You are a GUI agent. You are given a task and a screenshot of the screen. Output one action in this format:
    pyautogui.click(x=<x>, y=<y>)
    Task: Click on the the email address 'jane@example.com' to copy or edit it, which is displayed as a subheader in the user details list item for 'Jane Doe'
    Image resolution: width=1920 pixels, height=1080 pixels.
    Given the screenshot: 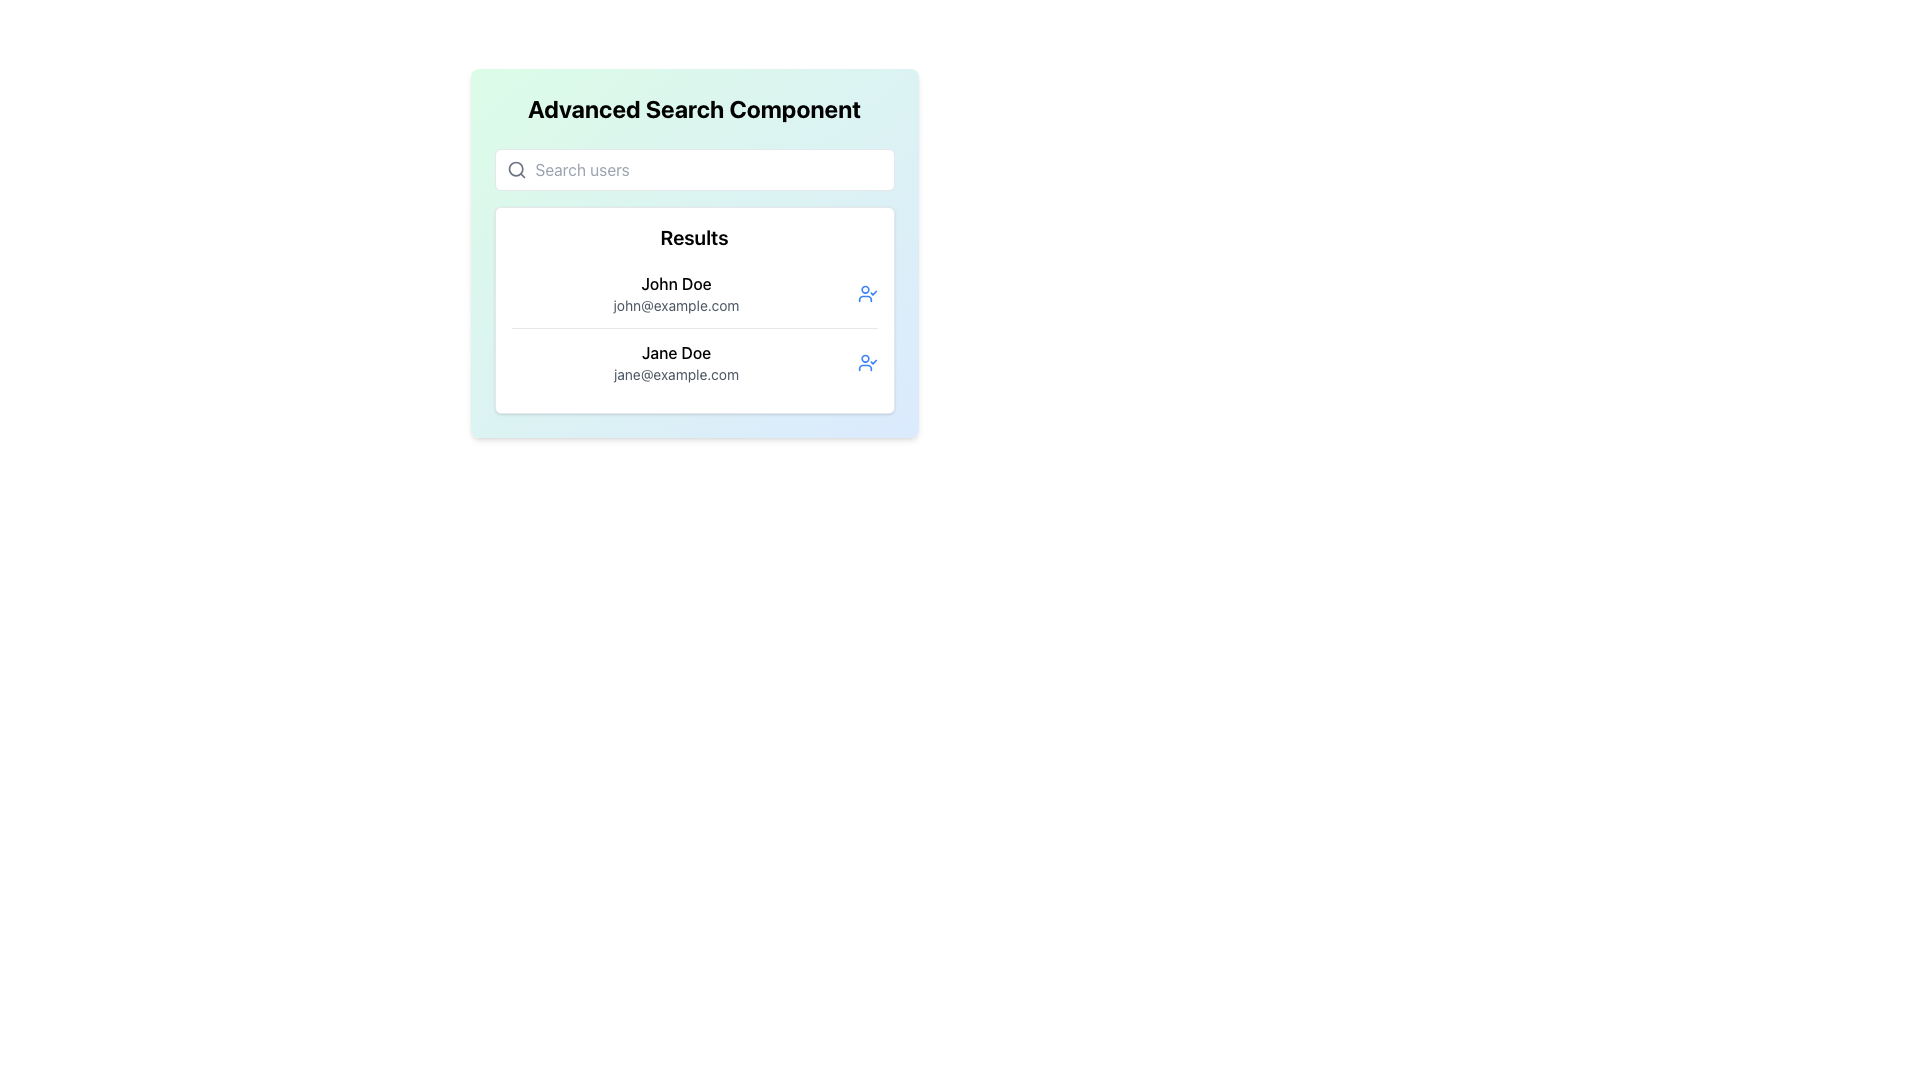 What is the action you would take?
    pyautogui.click(x=676, y=362)
    